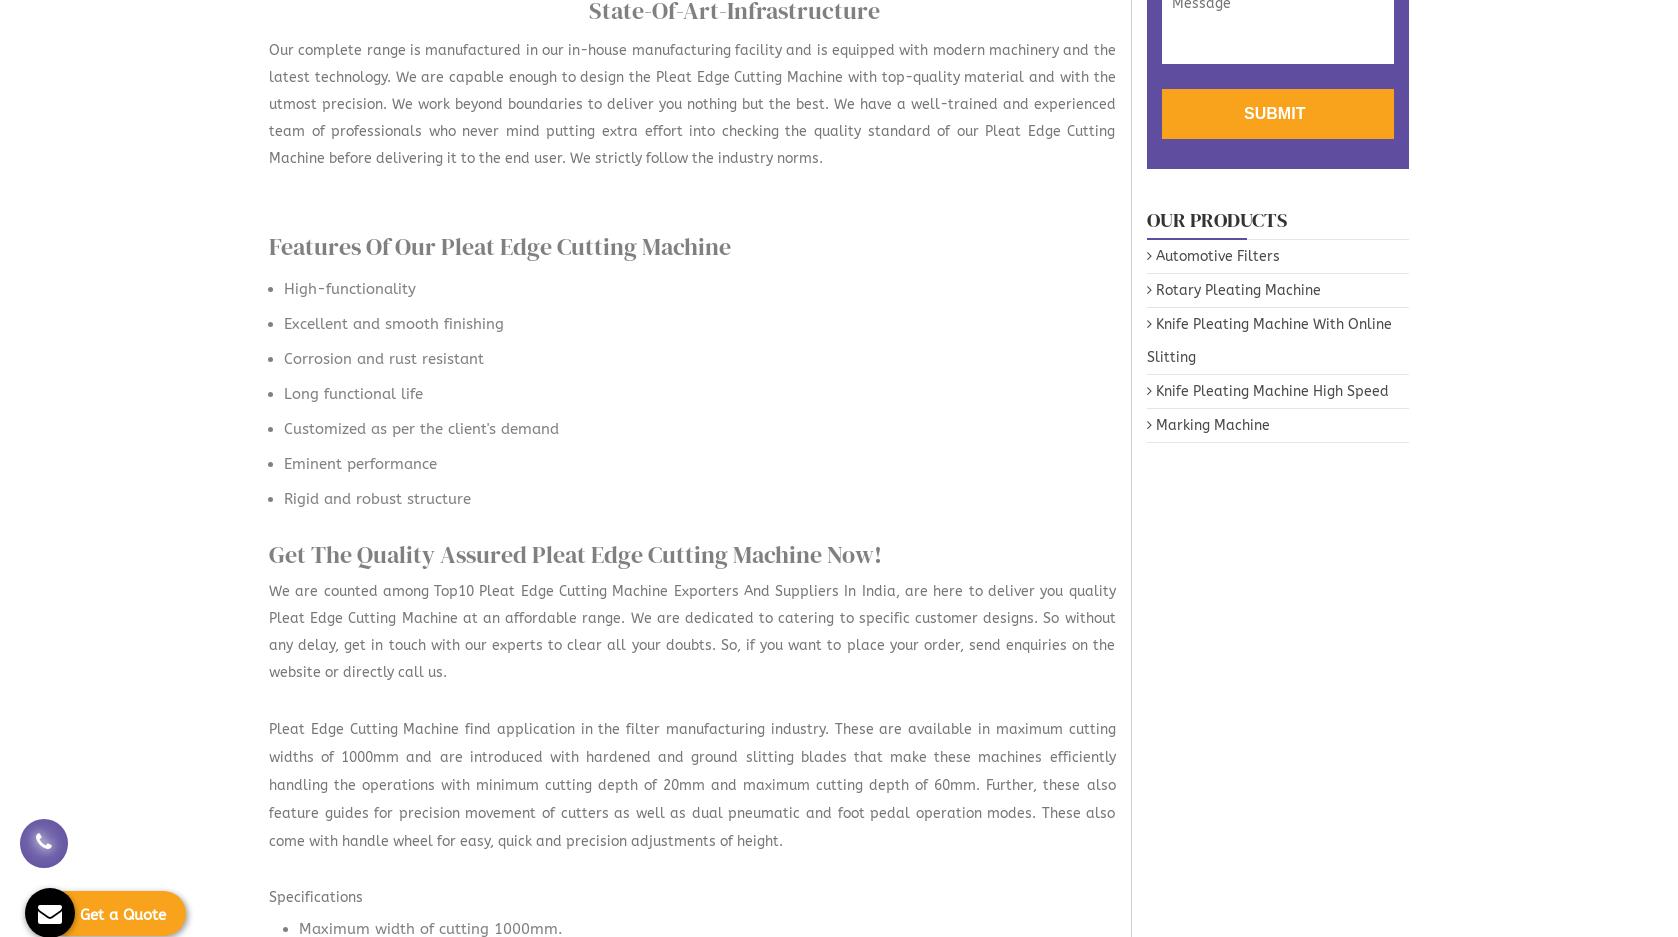  Describe the element at coordinates (1216, 217) in the screenshot. I see `'Our Products'` at that location.